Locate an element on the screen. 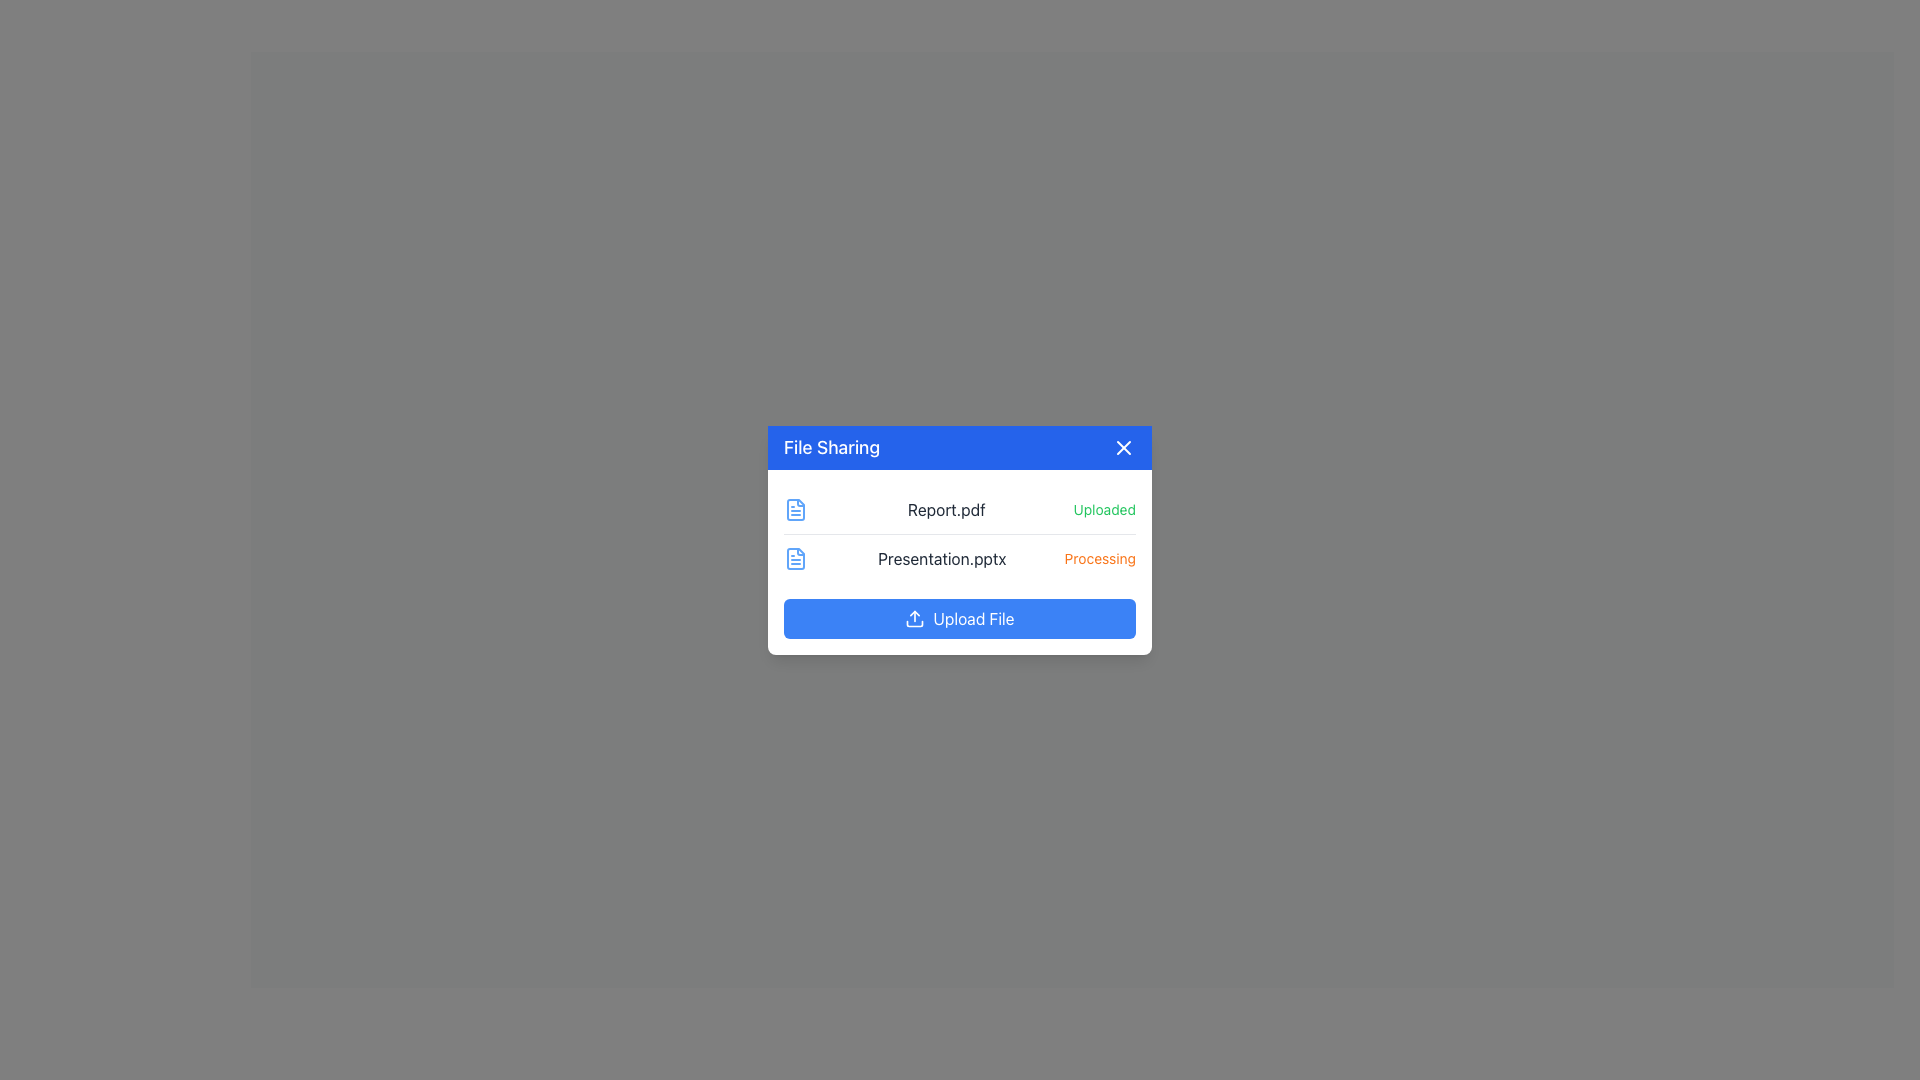  the document icon with a blue outline and light blue fill located in the 'File Sharing' modal next to 'Report.pdf.' is located at coordinates (795, 558).